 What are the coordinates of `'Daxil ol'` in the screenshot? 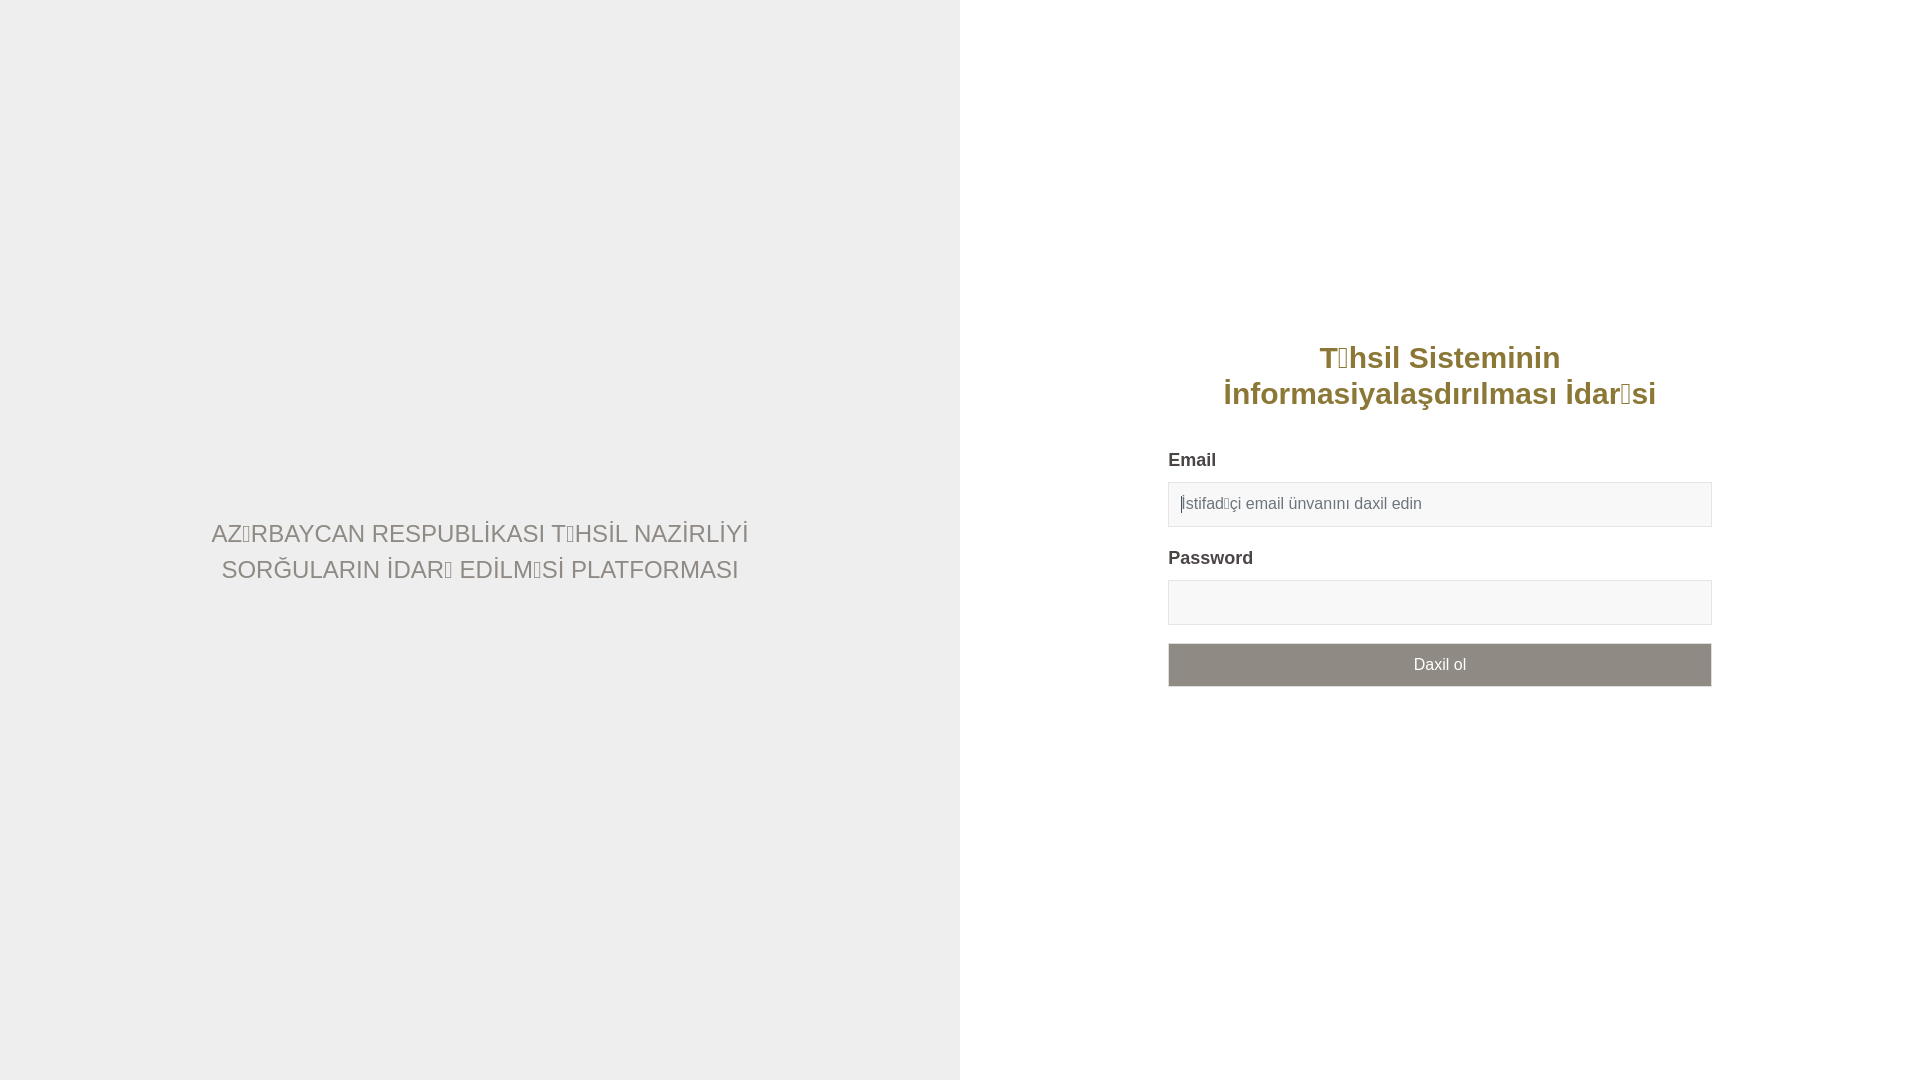 It's located at (1438, 663).